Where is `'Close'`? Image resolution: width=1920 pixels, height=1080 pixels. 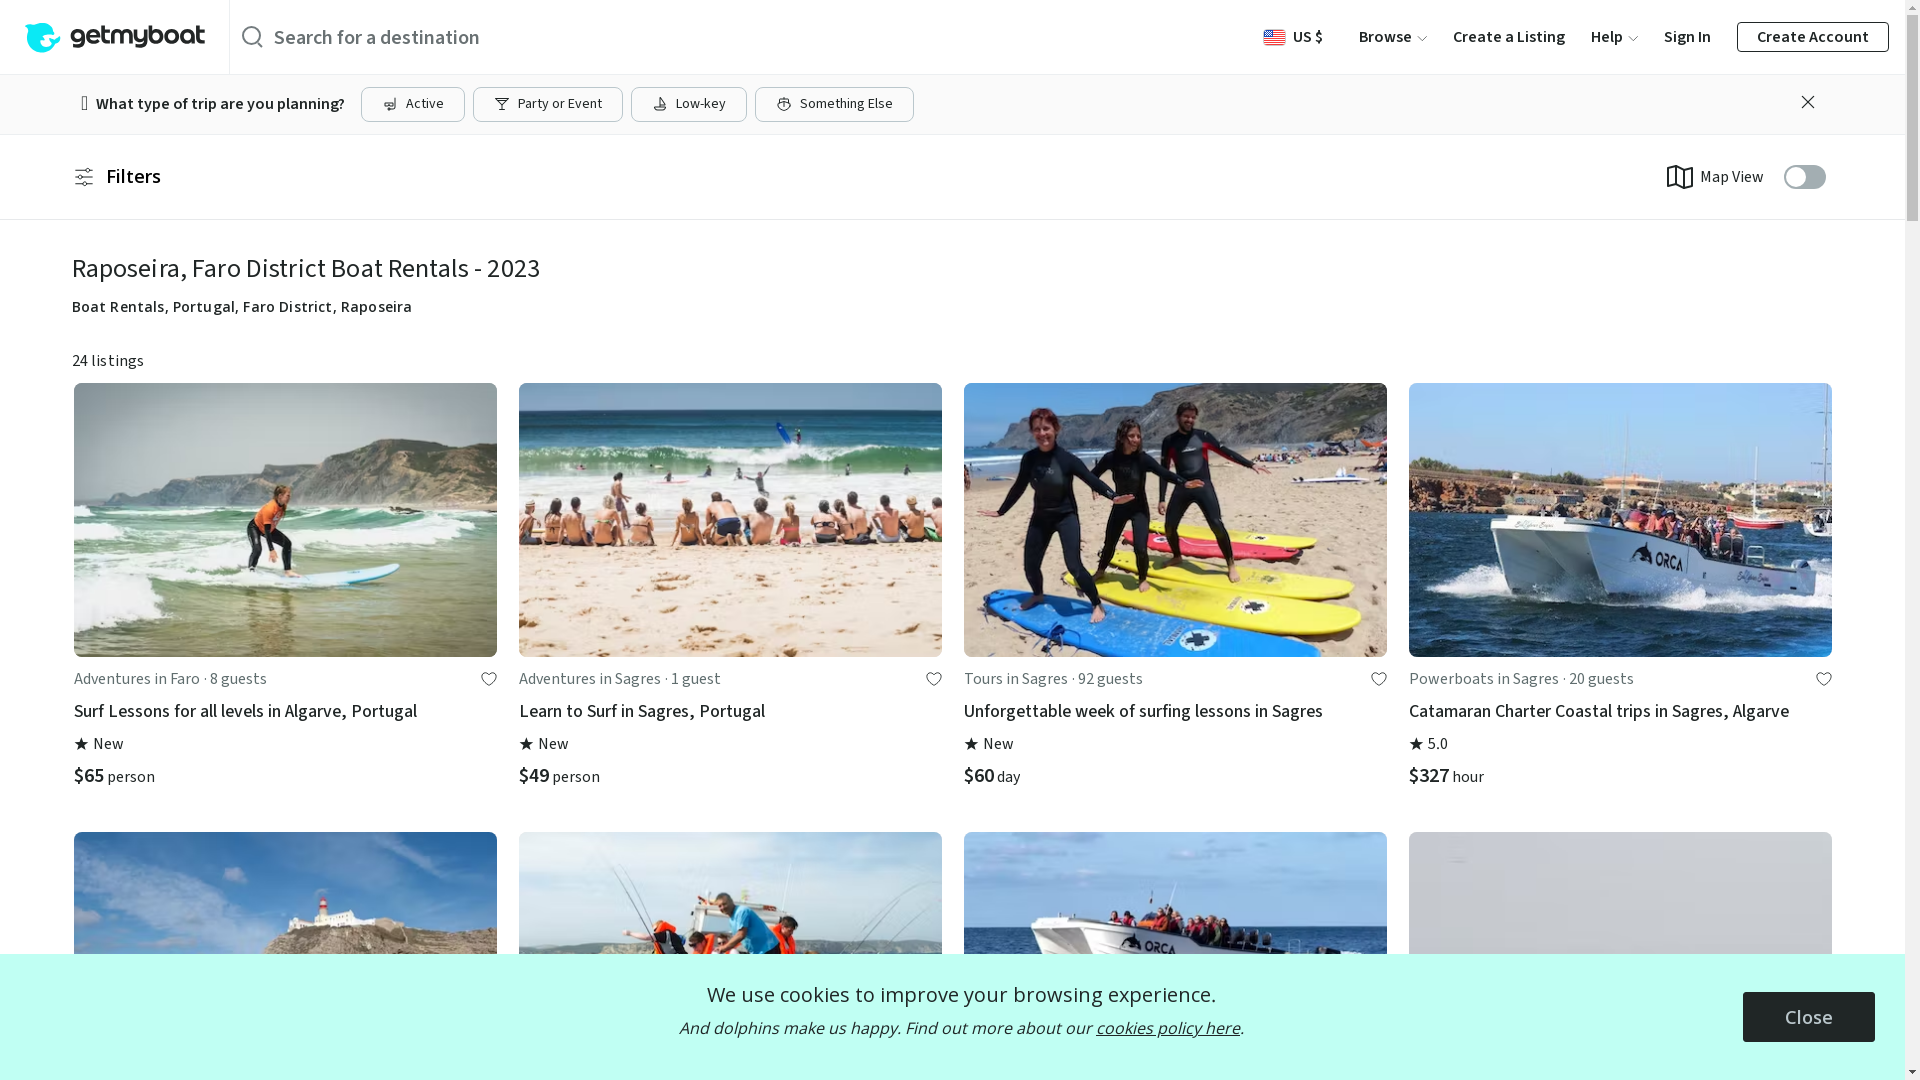 'Close' is located at coordinates (1809, 1017).